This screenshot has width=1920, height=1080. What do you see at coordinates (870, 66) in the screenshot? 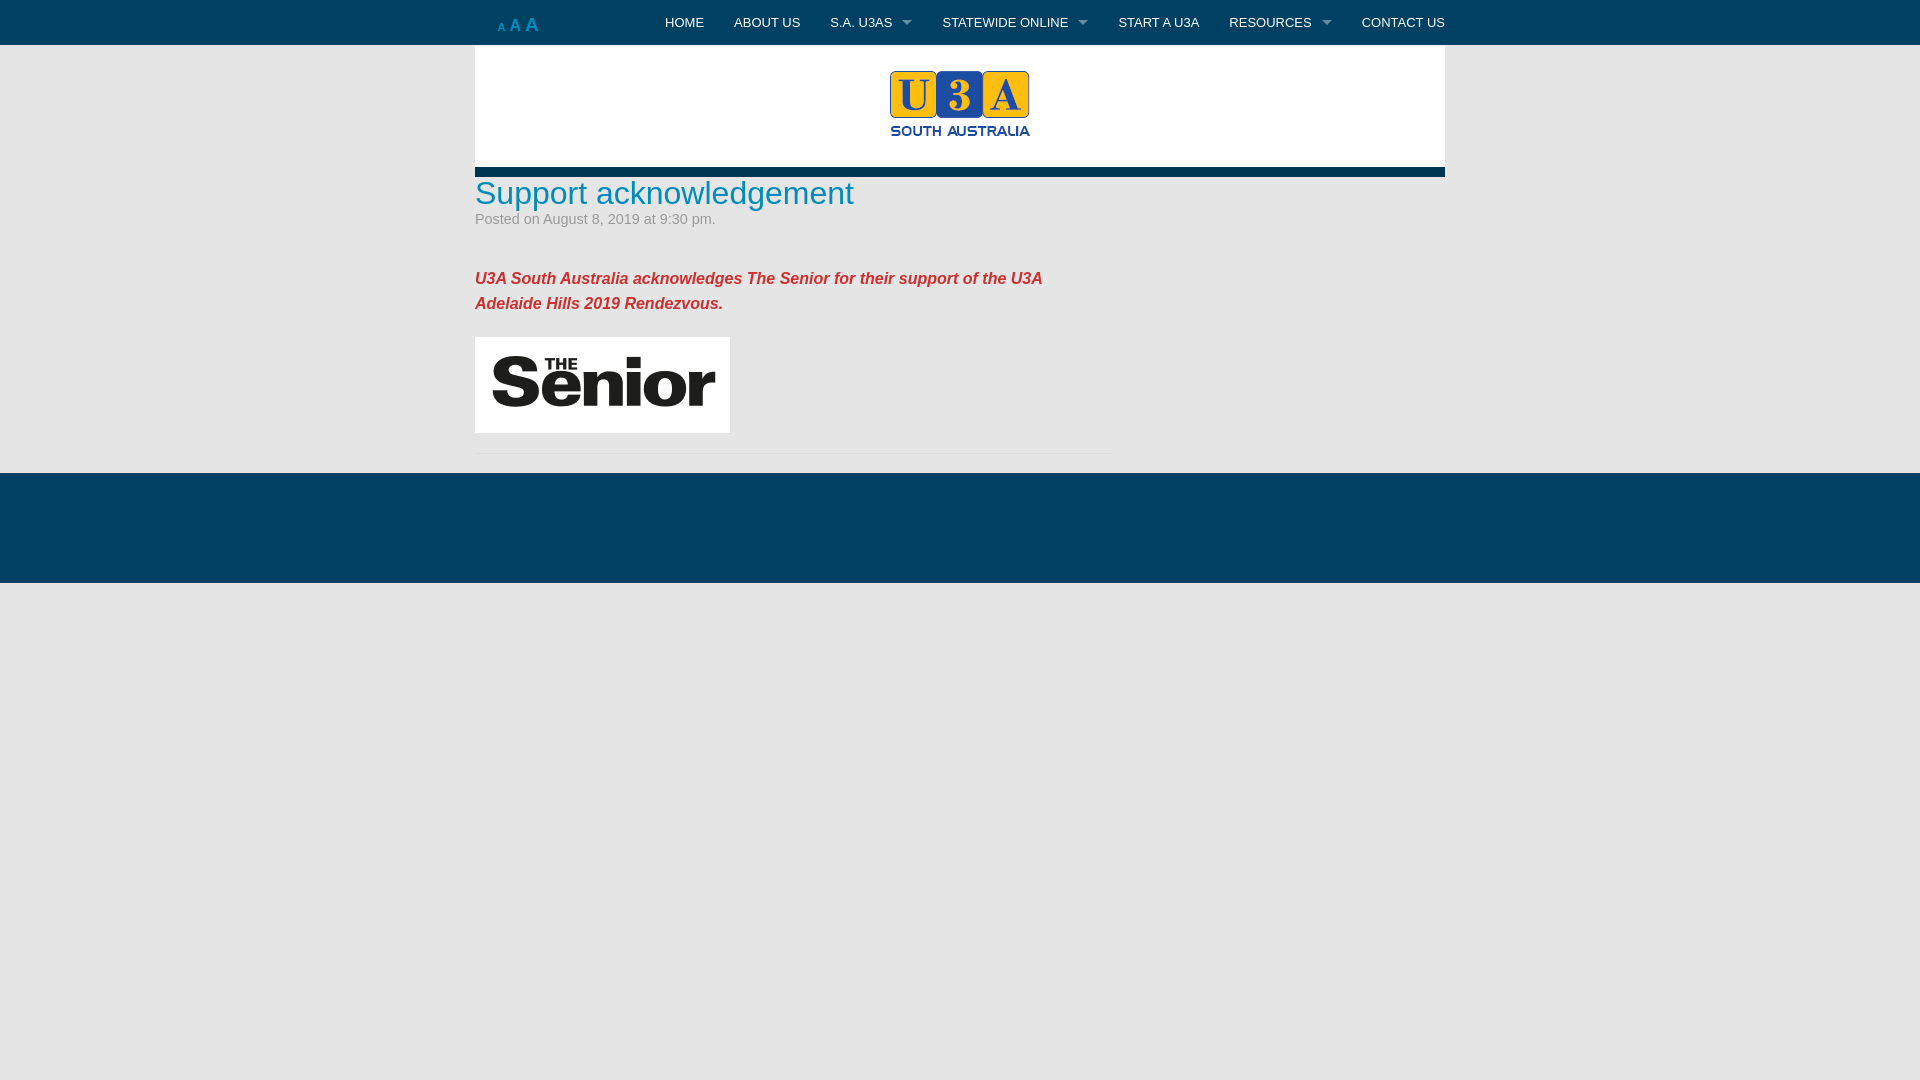
I see `'S.A. U3AS'` at bounding box center [870, 66].